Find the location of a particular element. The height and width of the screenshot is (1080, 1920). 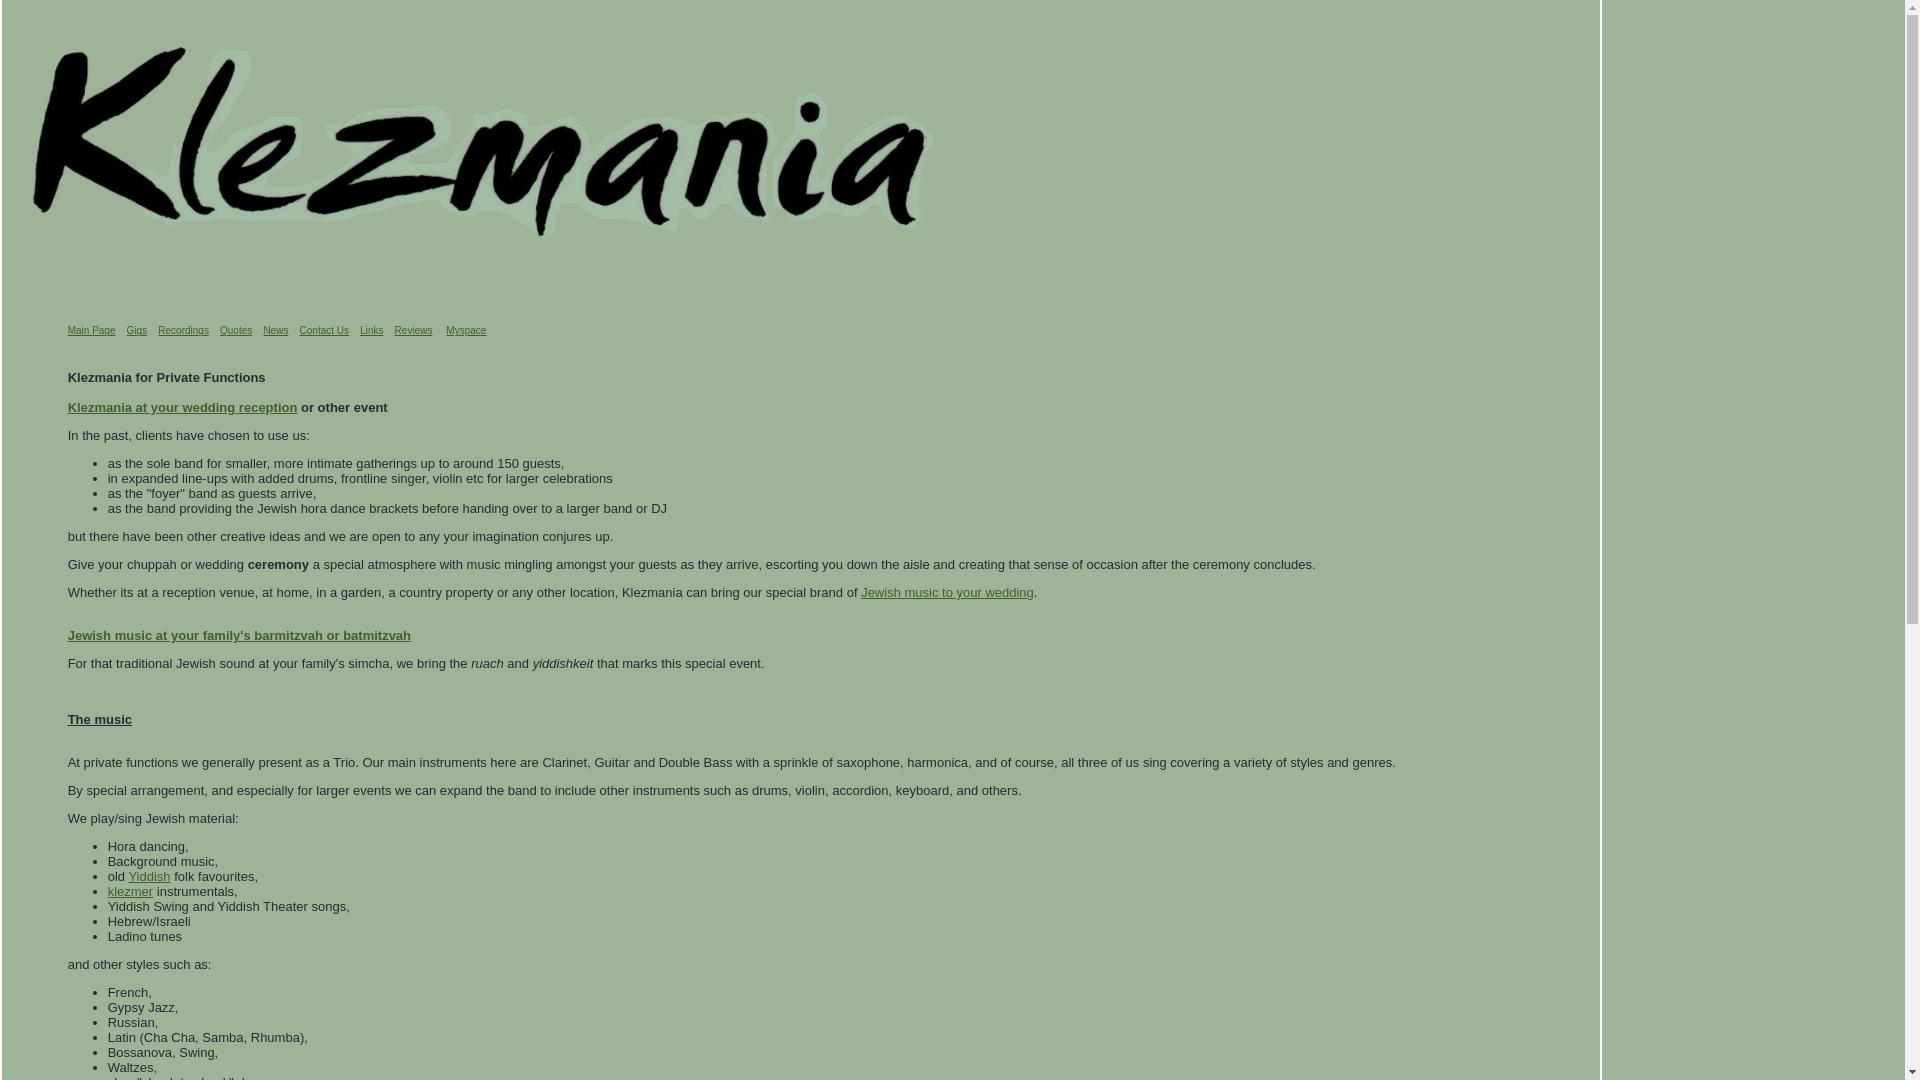

'Quotes' is located at coordinates (235, 329).